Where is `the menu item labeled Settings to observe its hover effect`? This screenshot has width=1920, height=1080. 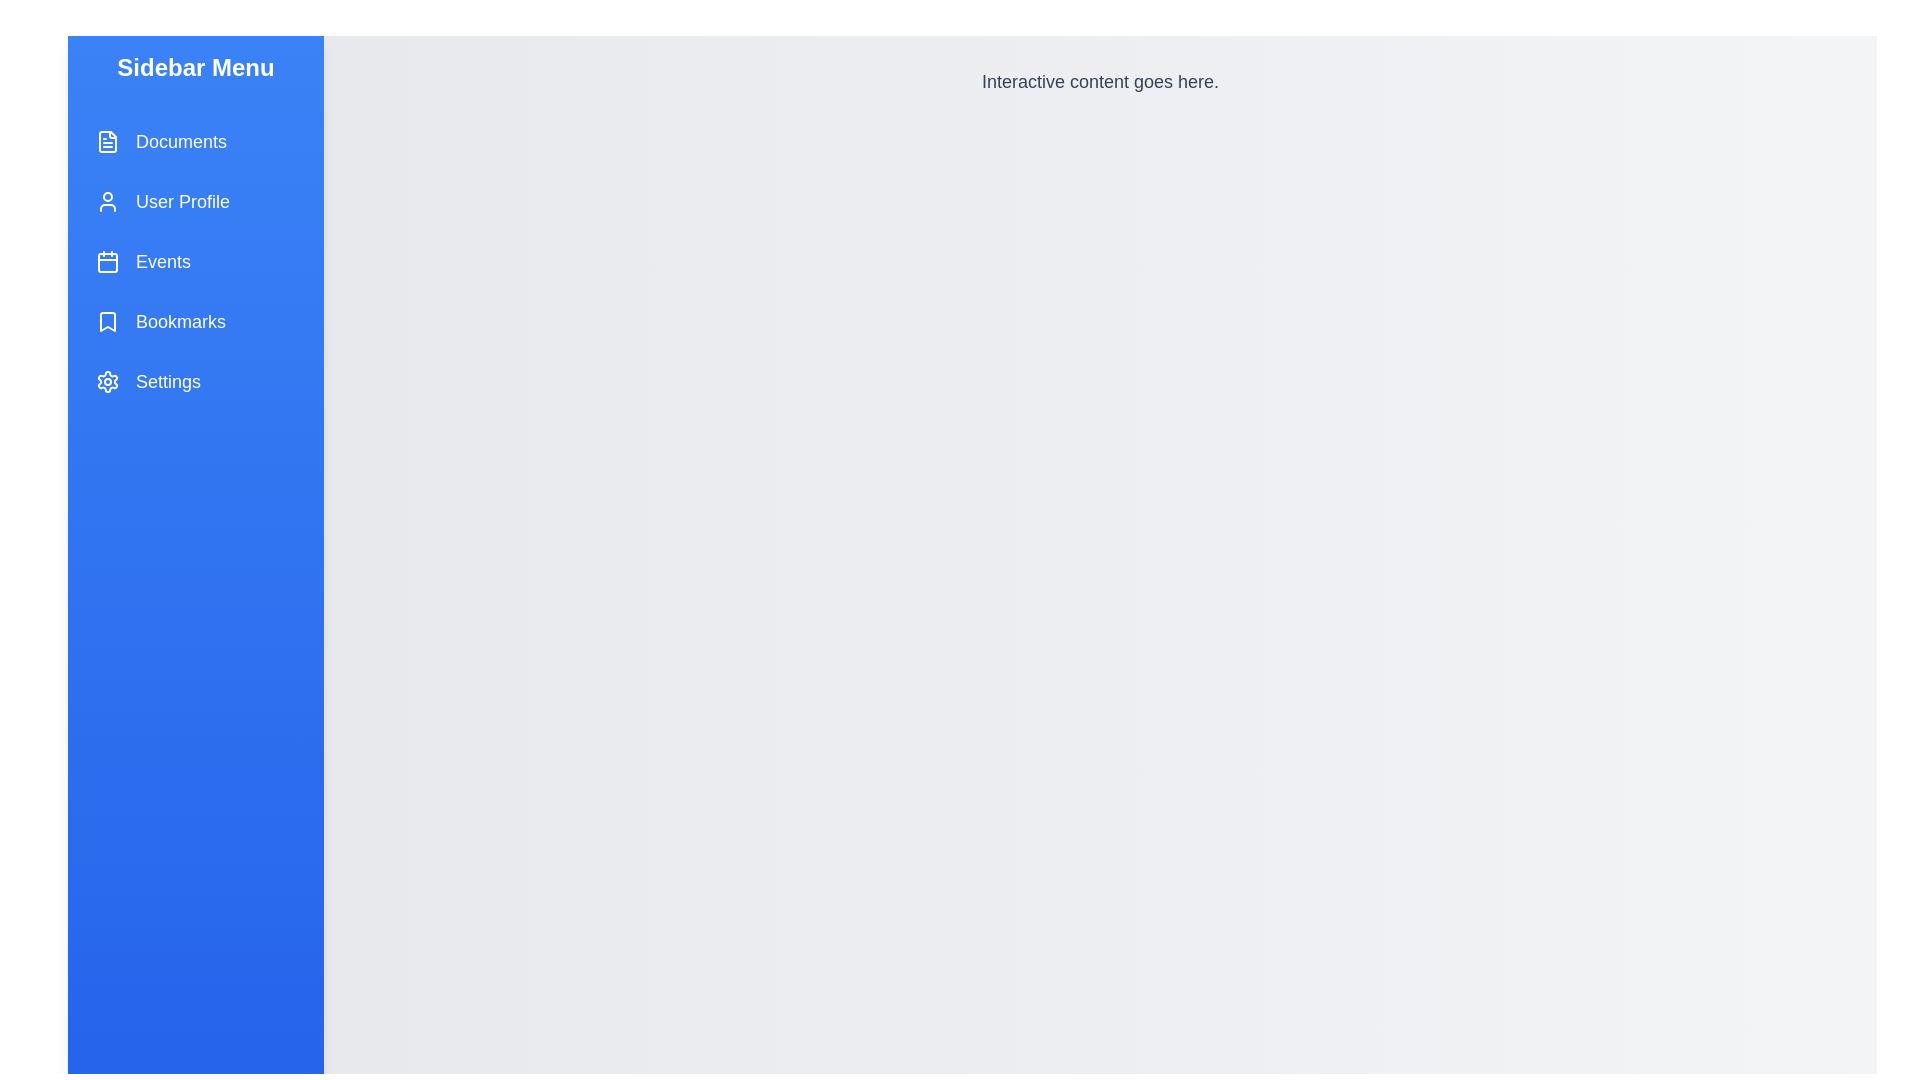
the menu item labeled Settings to observe its hover effect is located at coordinates (196, 381).